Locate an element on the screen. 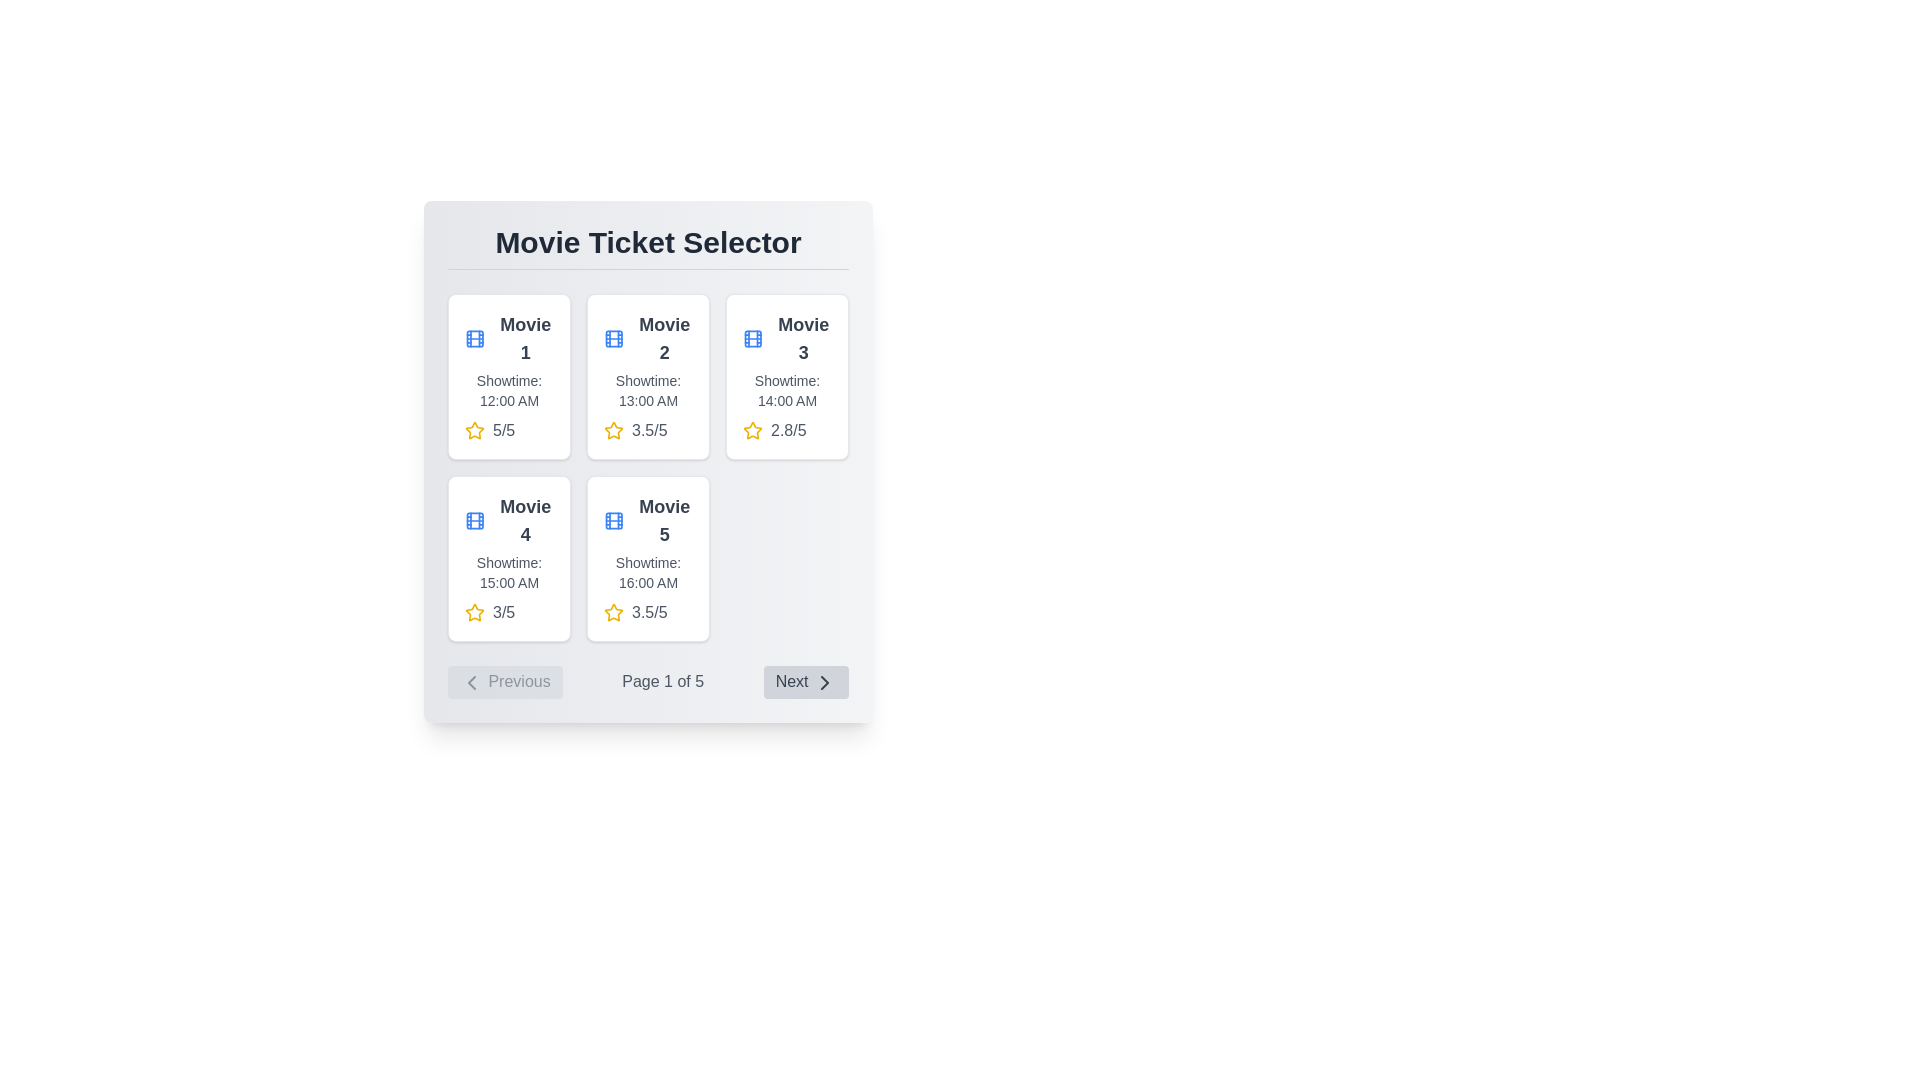 The height and width of the screenshot is (1080, 1920). the star icon with a yellow outline and white fill located on the second row of the grid arrangement within the card titled 'Movie 2' to rate or interact with the icon is located at coordinates (613, 429).